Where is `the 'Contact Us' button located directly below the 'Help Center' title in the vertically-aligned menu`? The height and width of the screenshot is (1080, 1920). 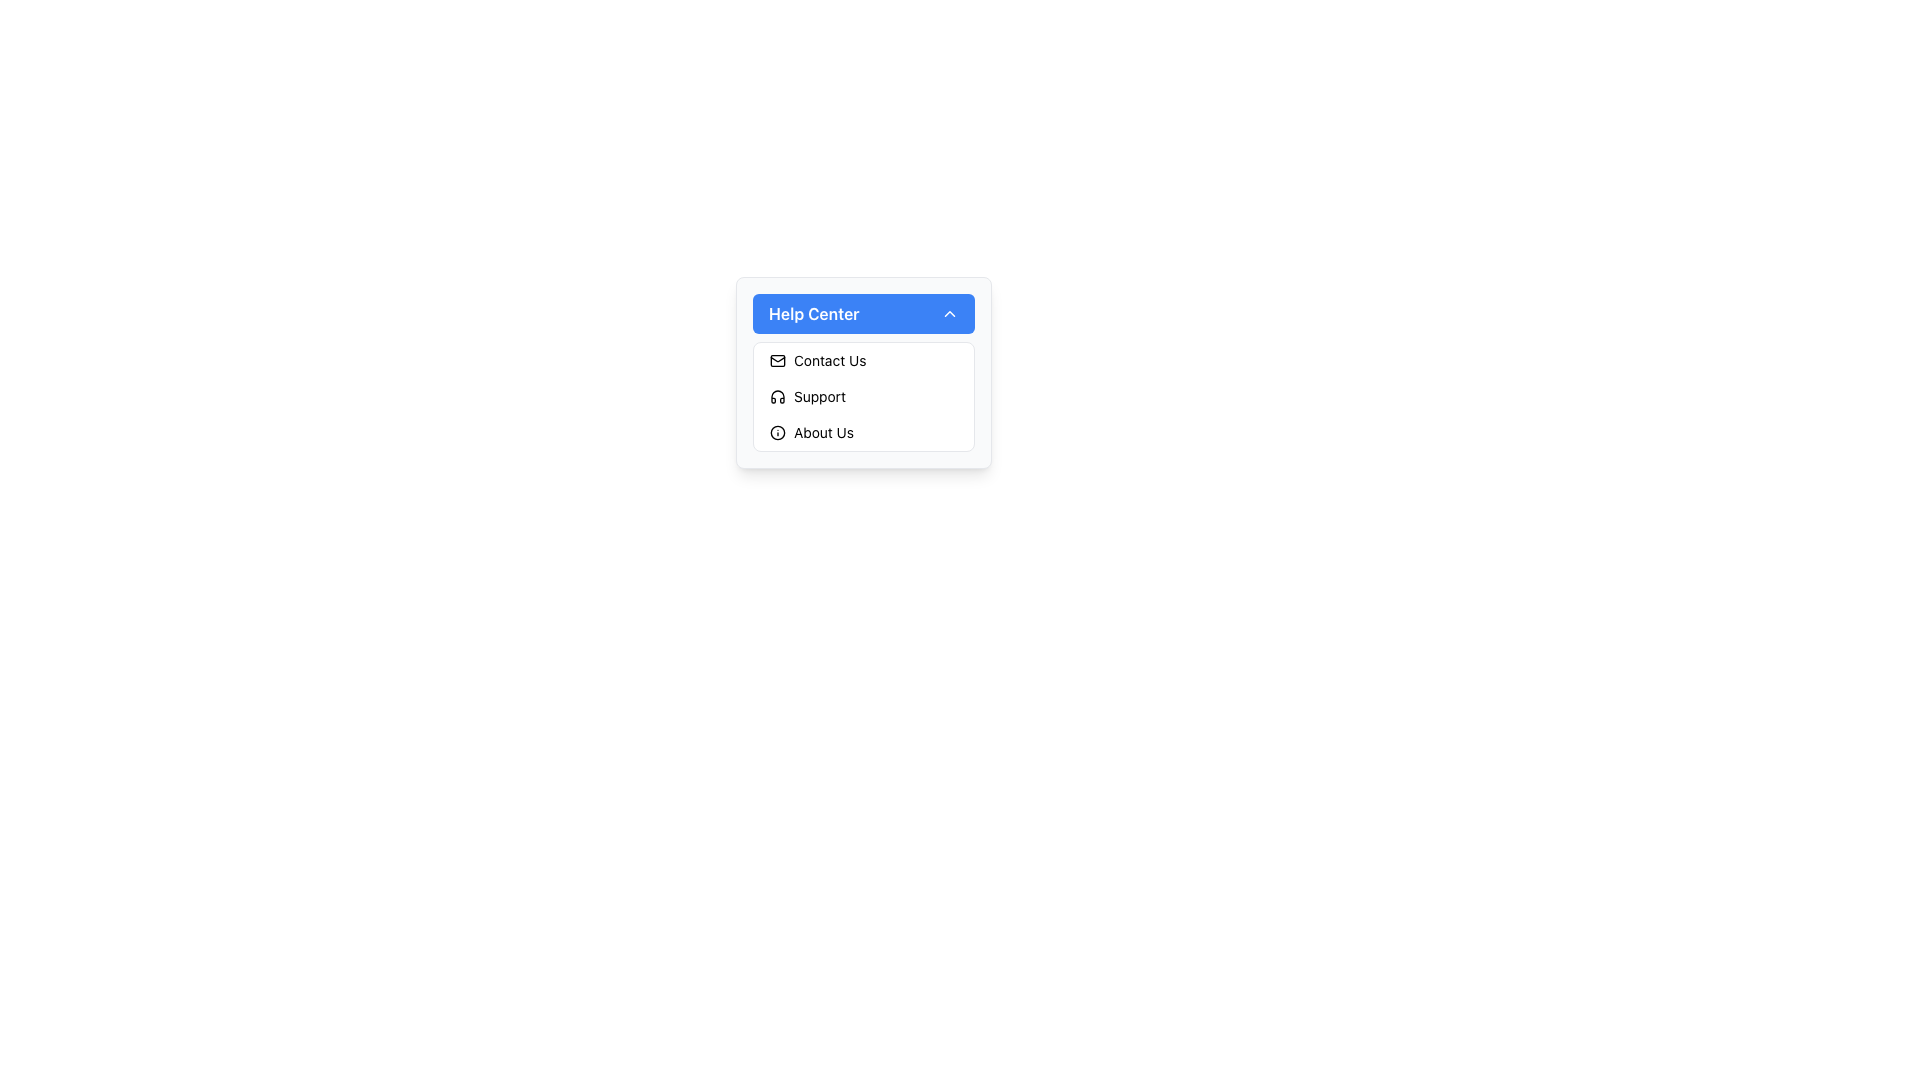 the 'Contact Us' button located directly below the 'Help Center' title in the vertically-aligned menu is located at coordinates (864, 361).